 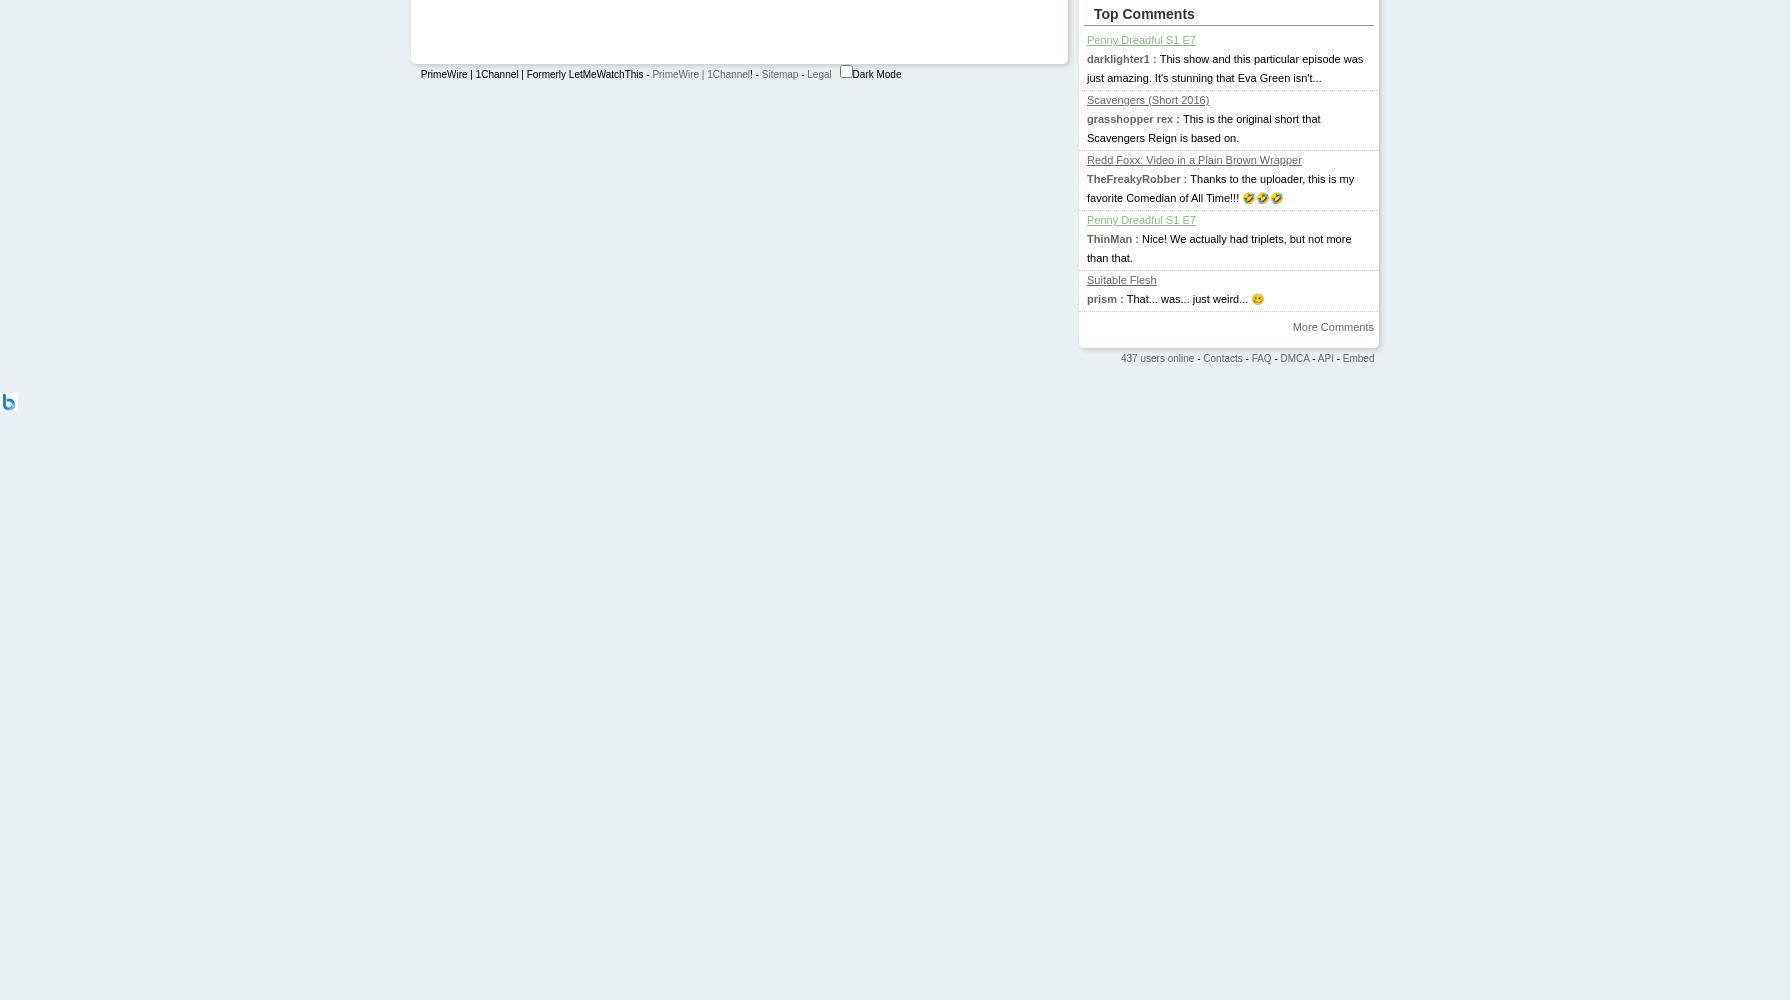 I want to click on 'PrimeWire | 1Channel | Formerly LetMeWatchThis  -', so click(x=534, y=73).